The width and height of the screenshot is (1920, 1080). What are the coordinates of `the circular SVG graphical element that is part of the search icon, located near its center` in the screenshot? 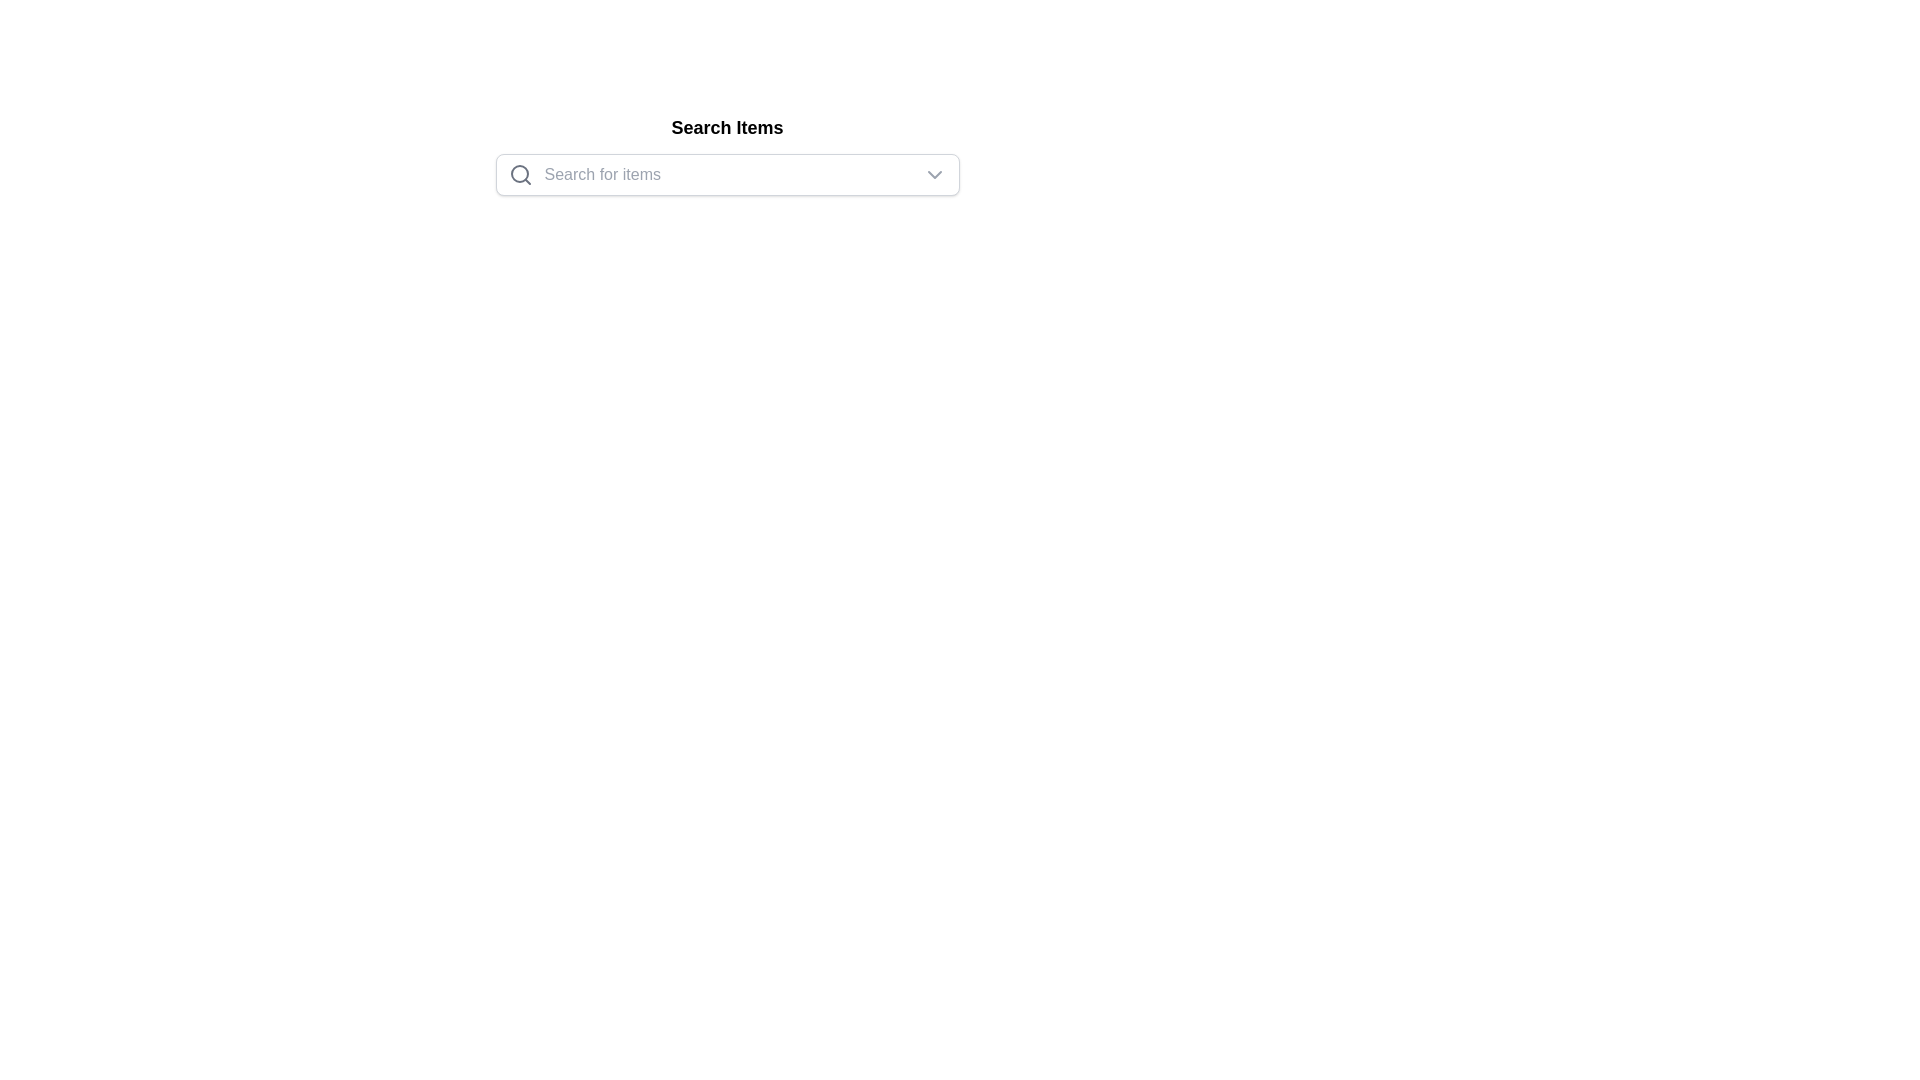 It's located at (519, 172).